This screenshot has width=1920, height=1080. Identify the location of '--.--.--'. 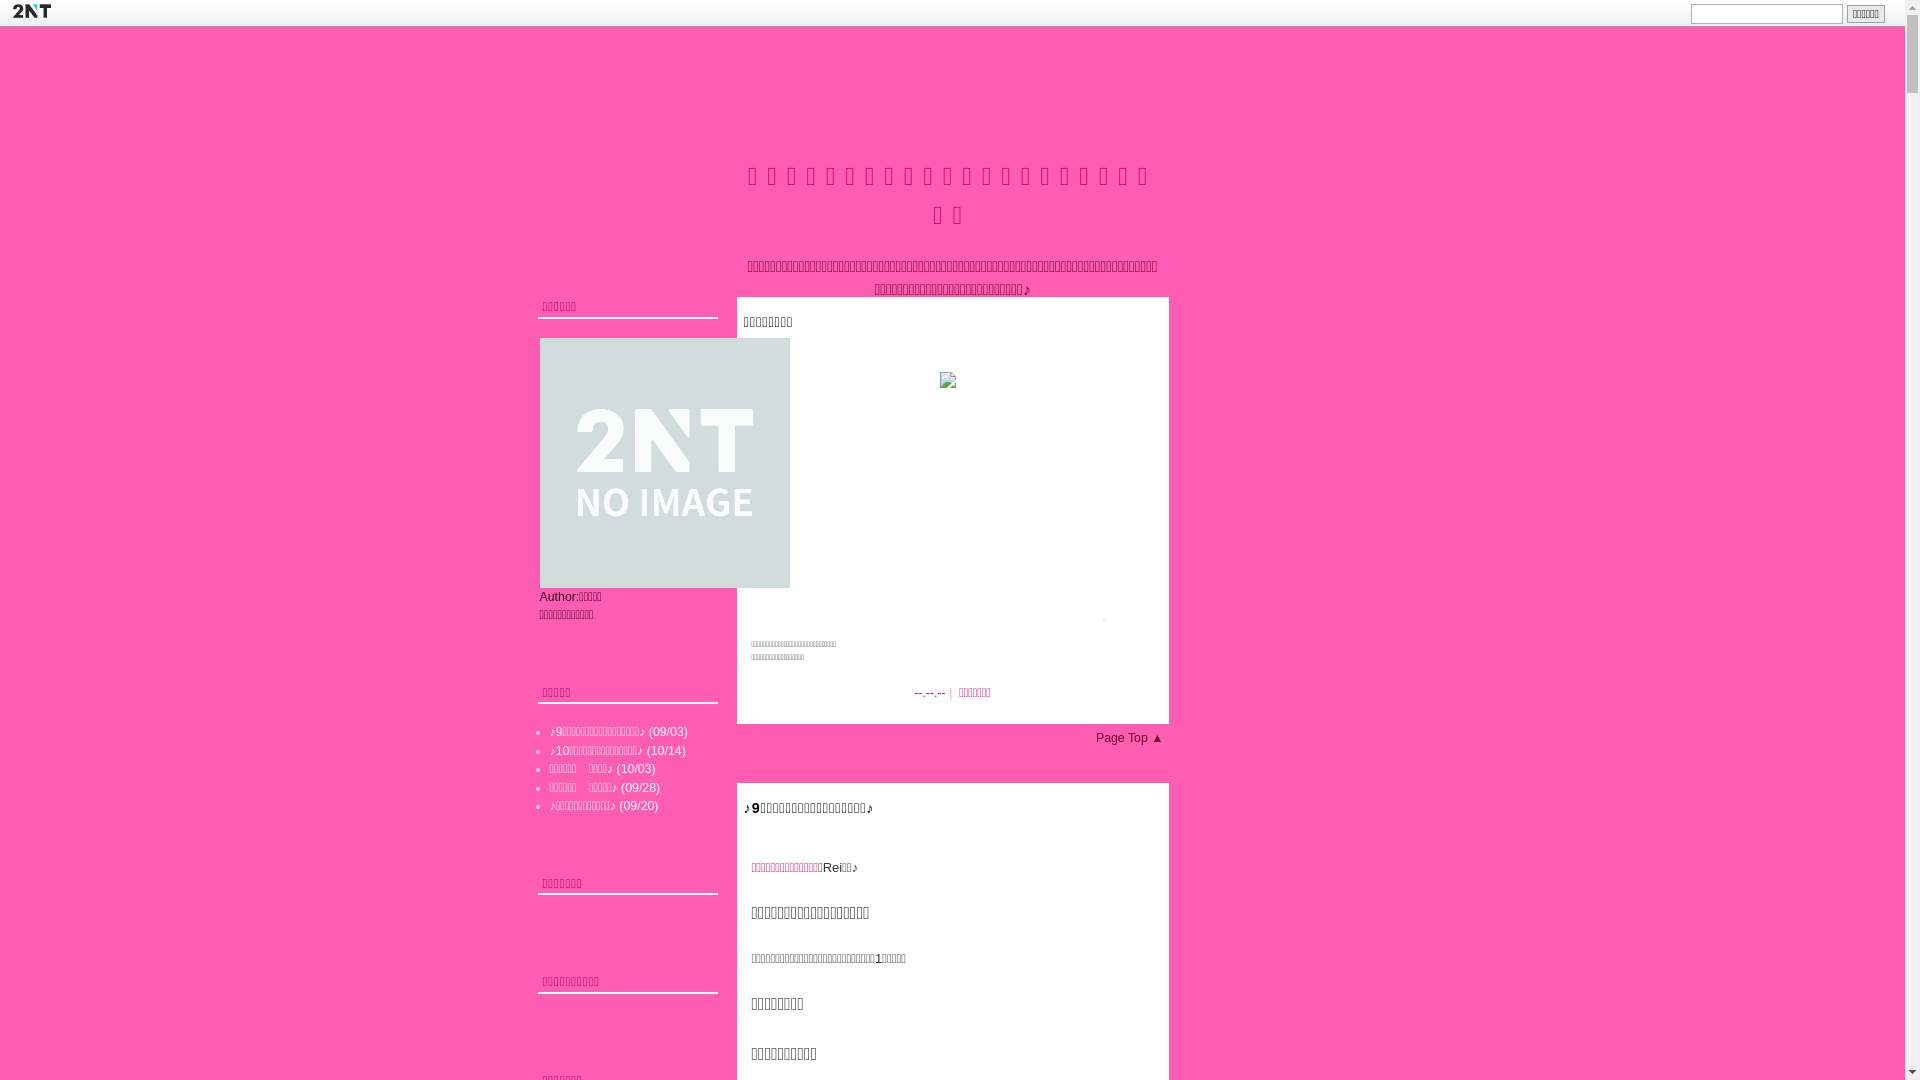
(929, 692).